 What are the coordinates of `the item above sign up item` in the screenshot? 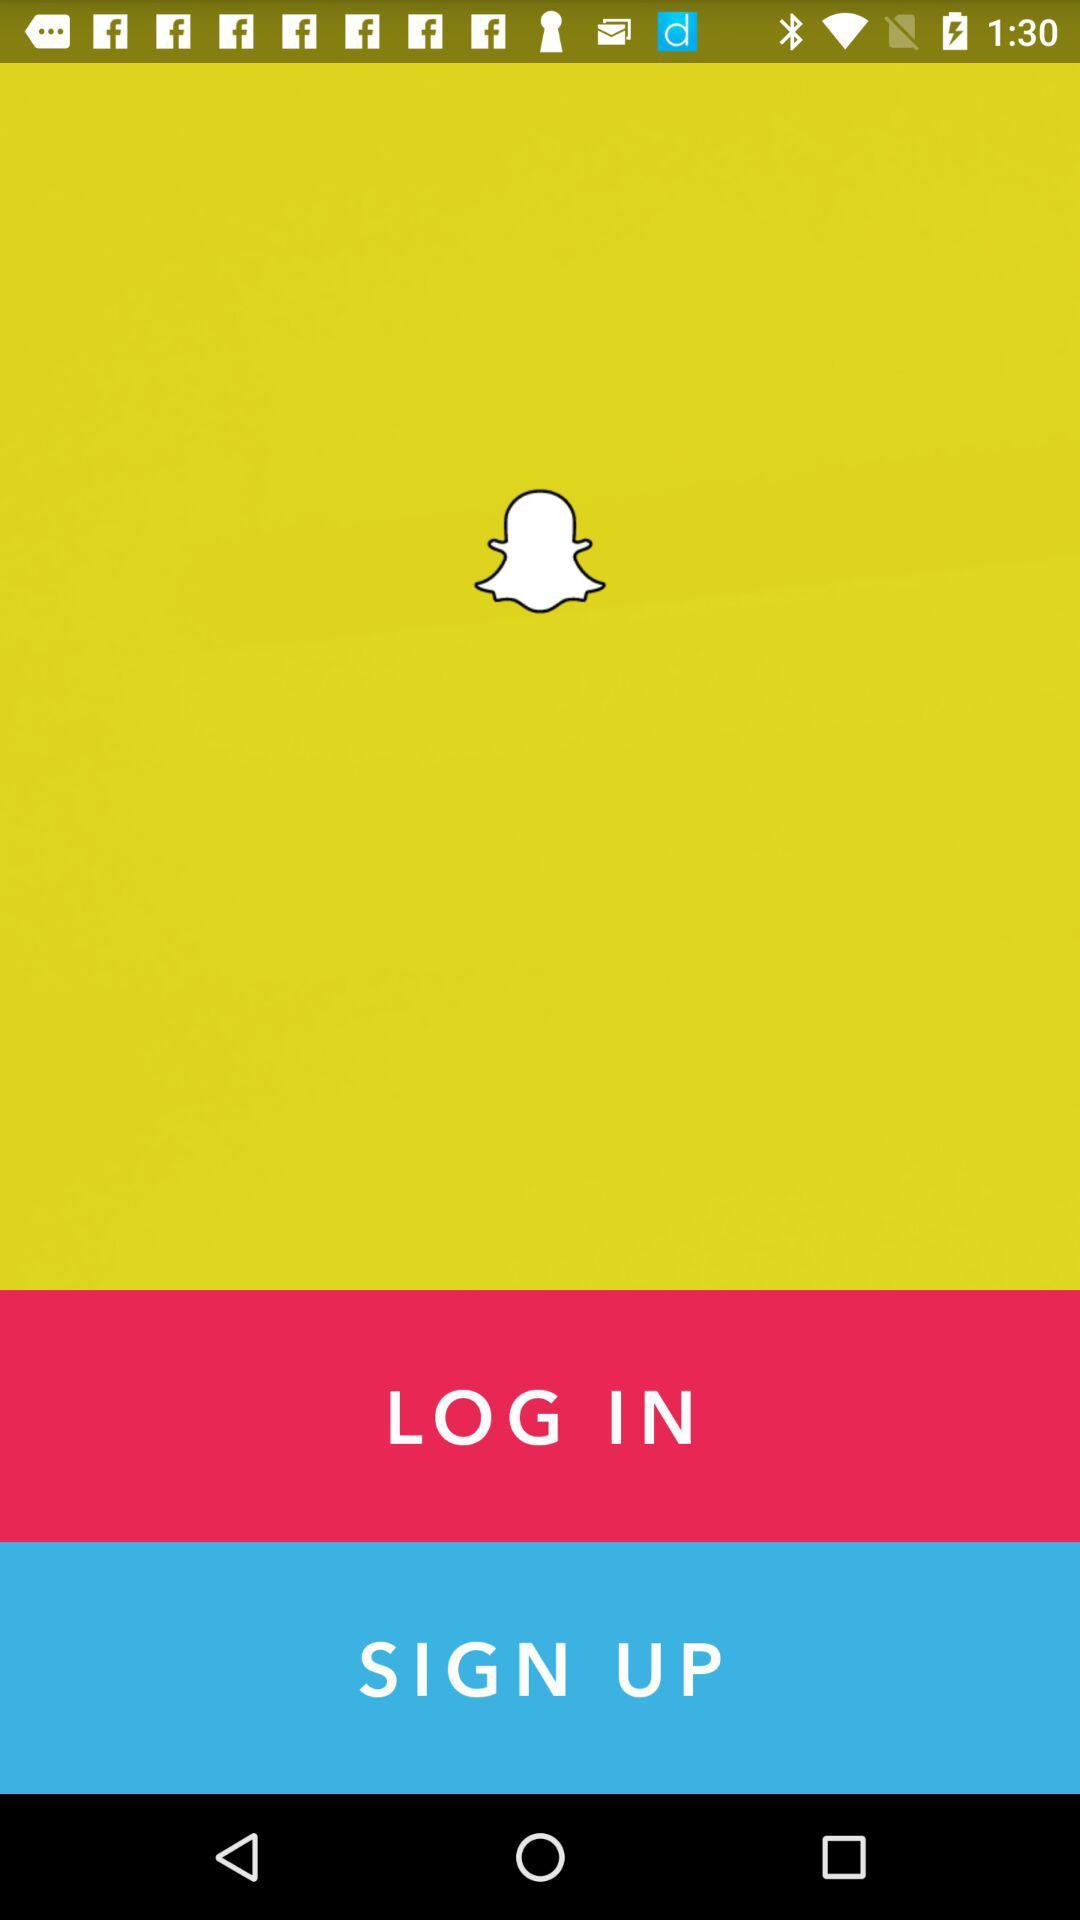 It's located at (540, 1415).